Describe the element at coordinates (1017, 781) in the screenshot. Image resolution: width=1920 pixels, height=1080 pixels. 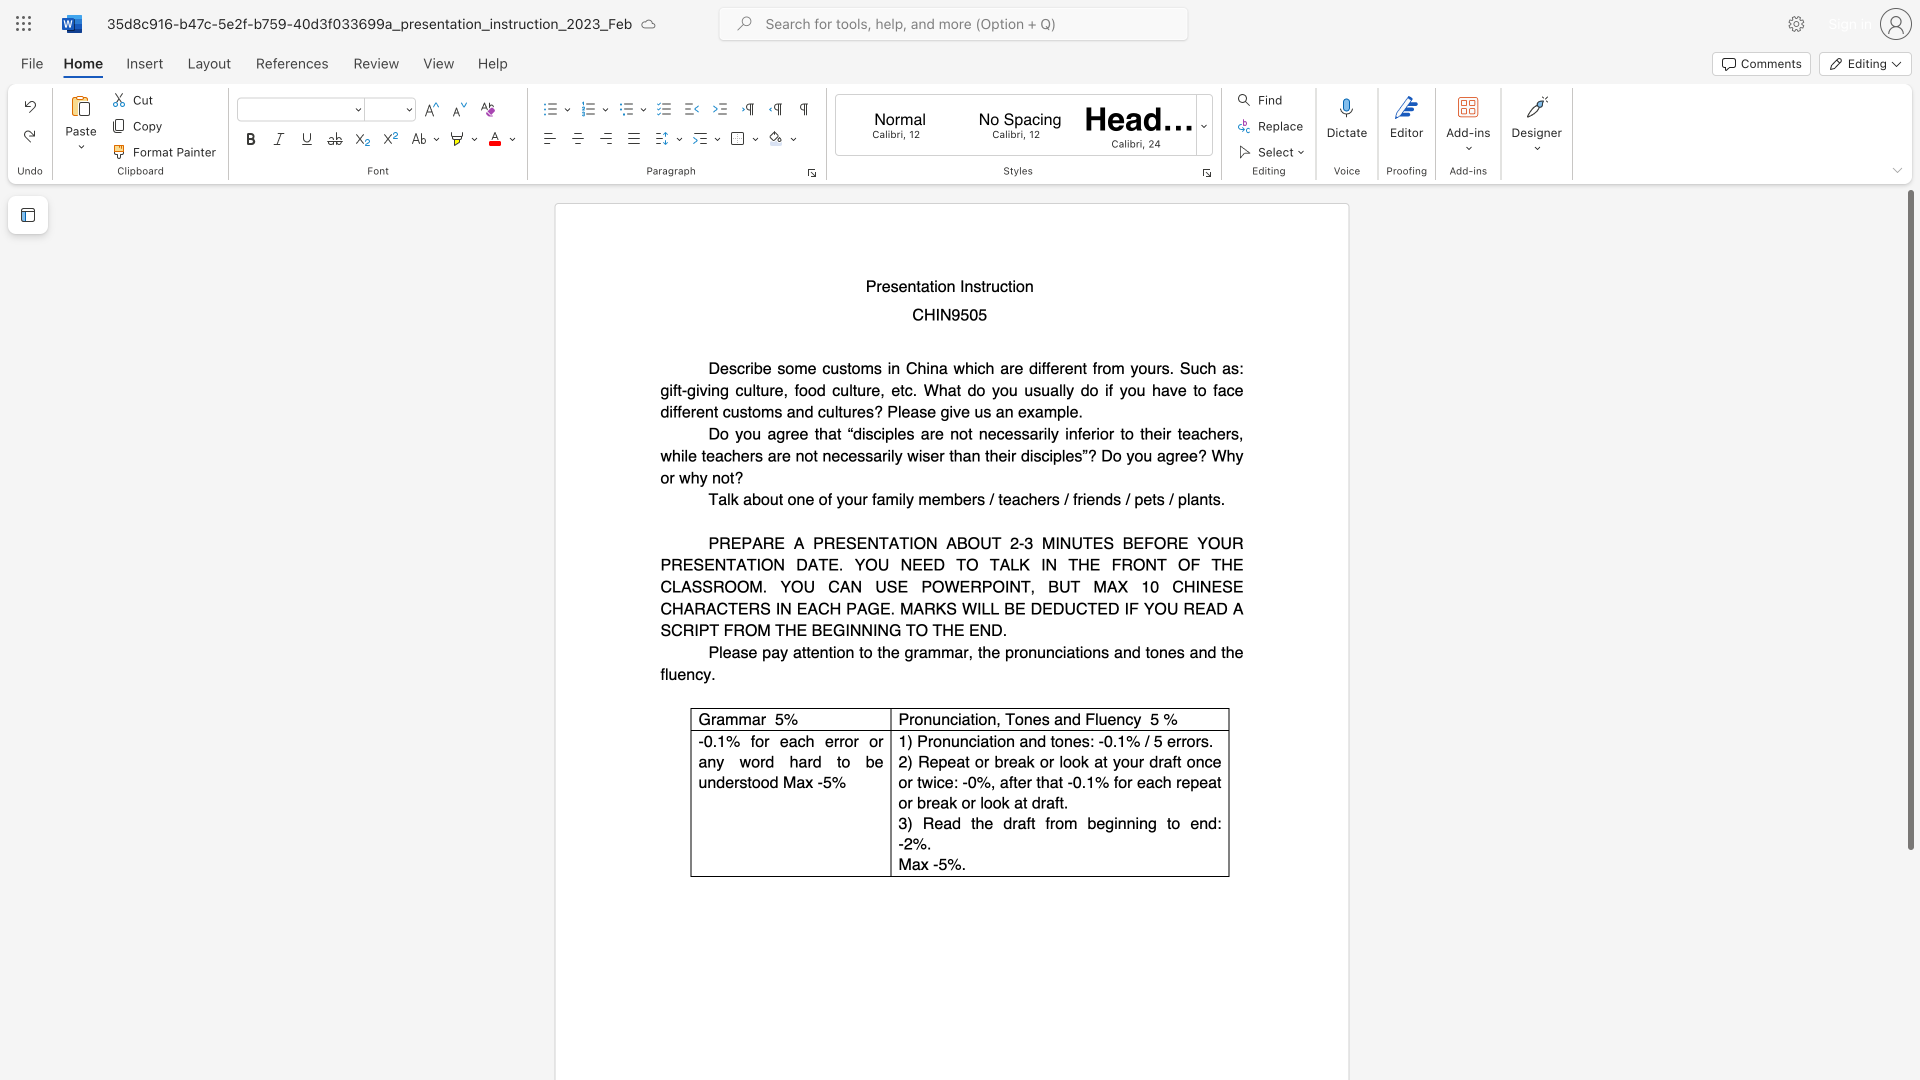
I see `the subset text "er that -0.1% for each repeat or brea" within the text "2) Repeat or break or look at your draft once or twice: -0%, after that -0.1% for each repeat or break or look at draft."` at that location.